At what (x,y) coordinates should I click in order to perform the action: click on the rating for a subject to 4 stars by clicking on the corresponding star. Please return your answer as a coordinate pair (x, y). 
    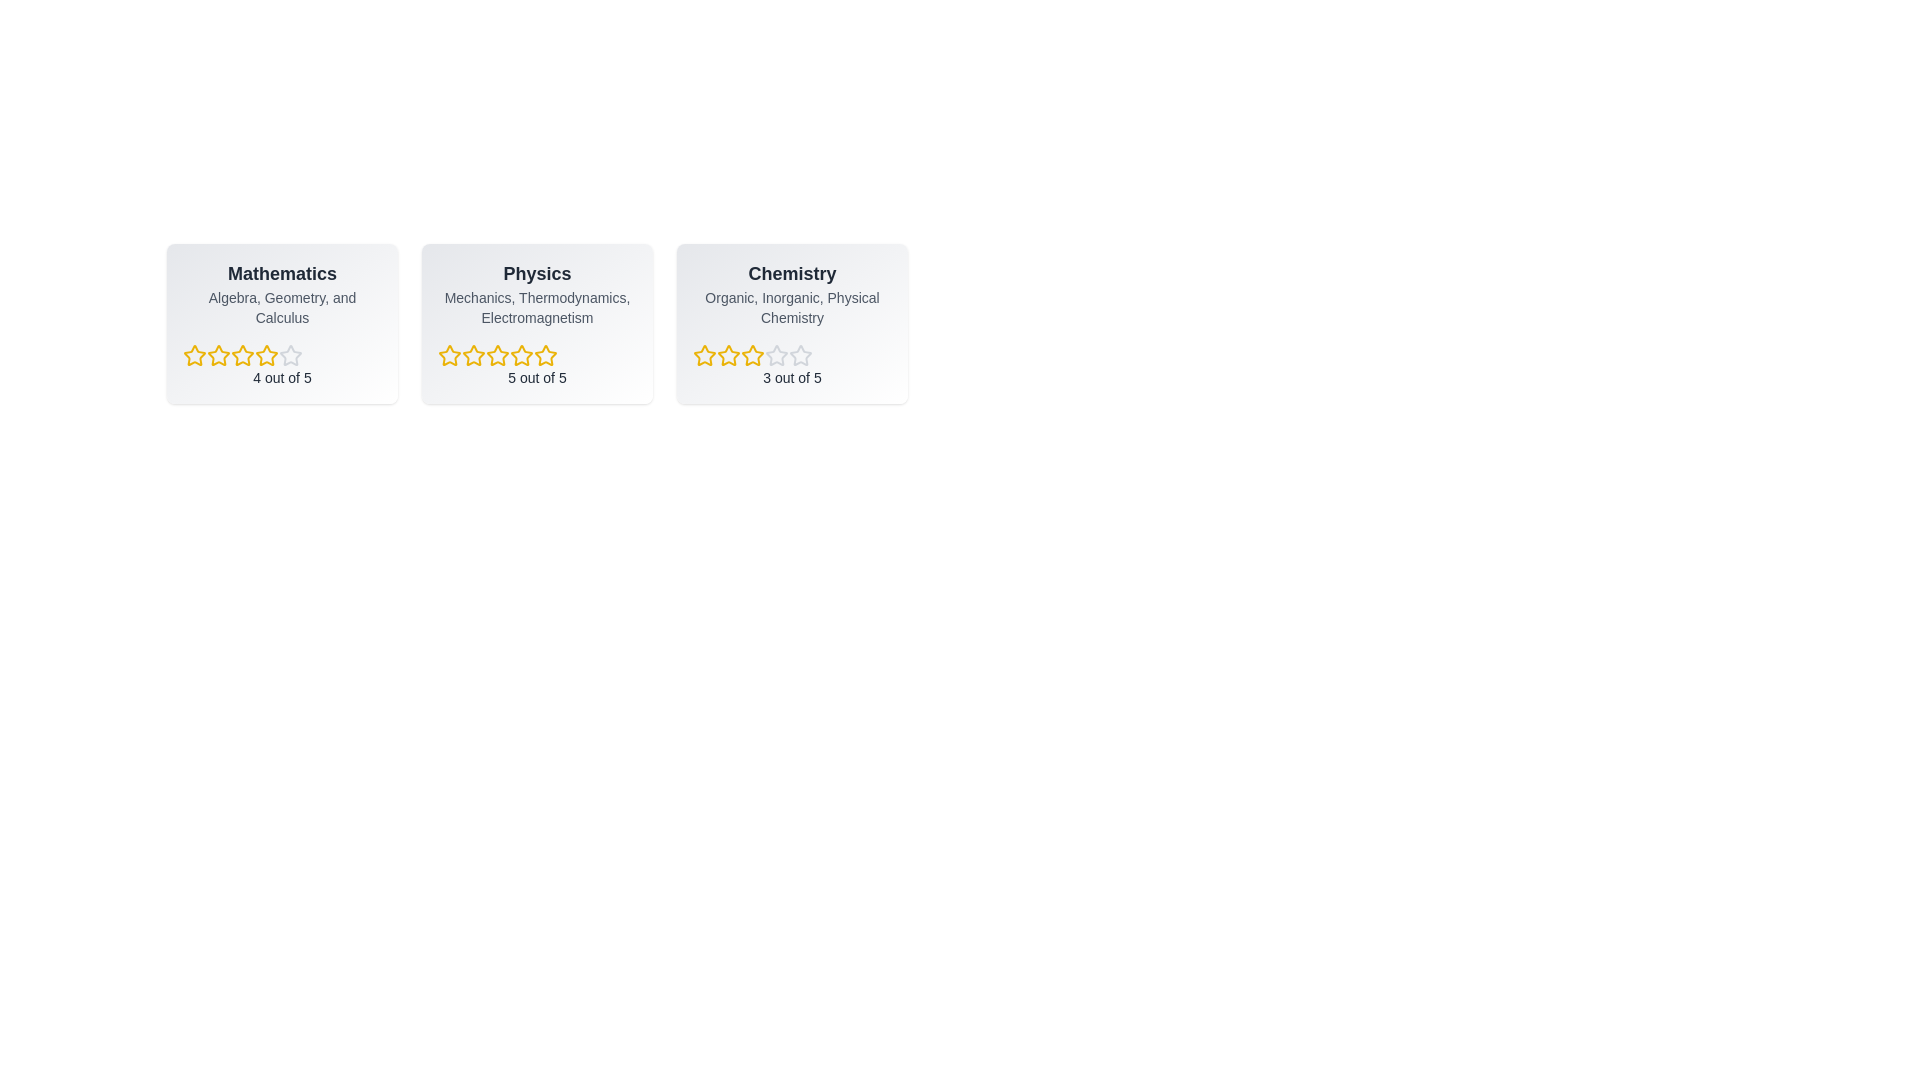
    Looking at the image, I should click on (266, 354).